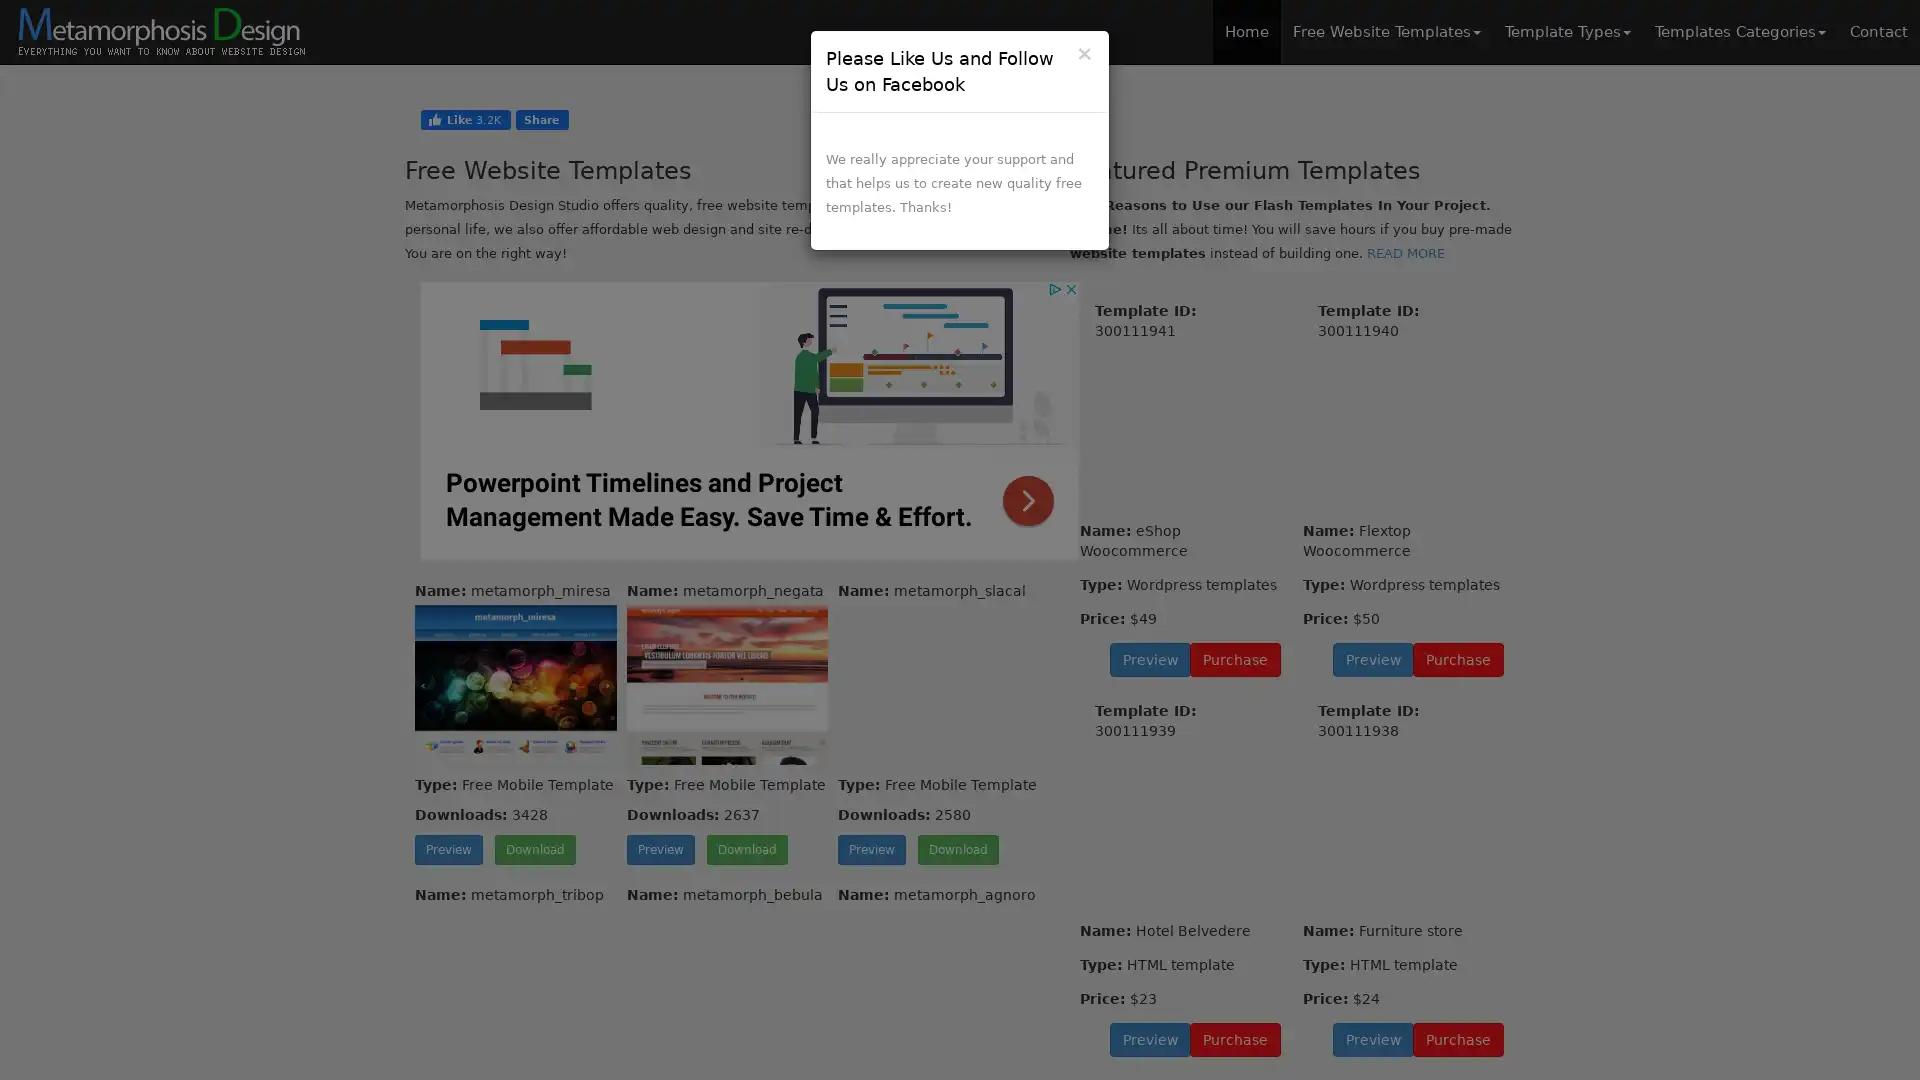  Describe the element at coordinates (1083, 53) in the screenshot. I see `Close` at that location.